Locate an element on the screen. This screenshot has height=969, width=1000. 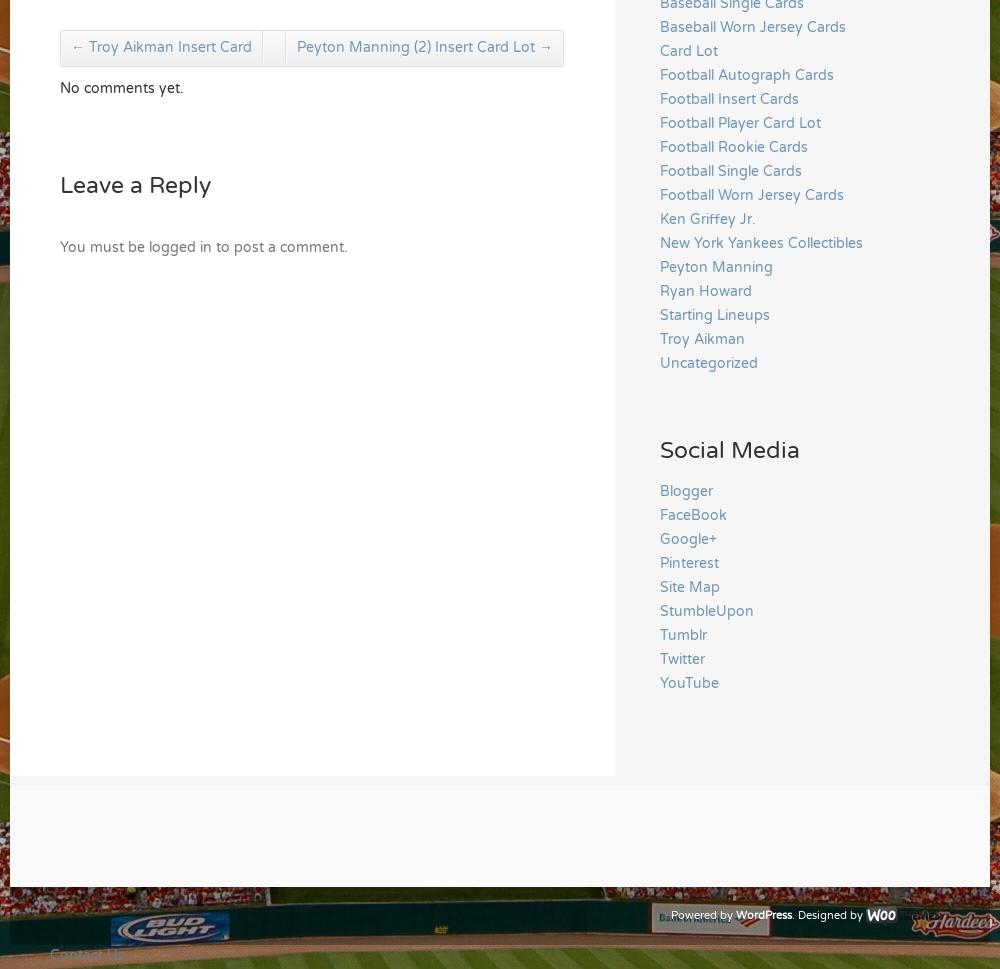
'Football Worn Jersey Cards' is located at coordinates (752, 194).